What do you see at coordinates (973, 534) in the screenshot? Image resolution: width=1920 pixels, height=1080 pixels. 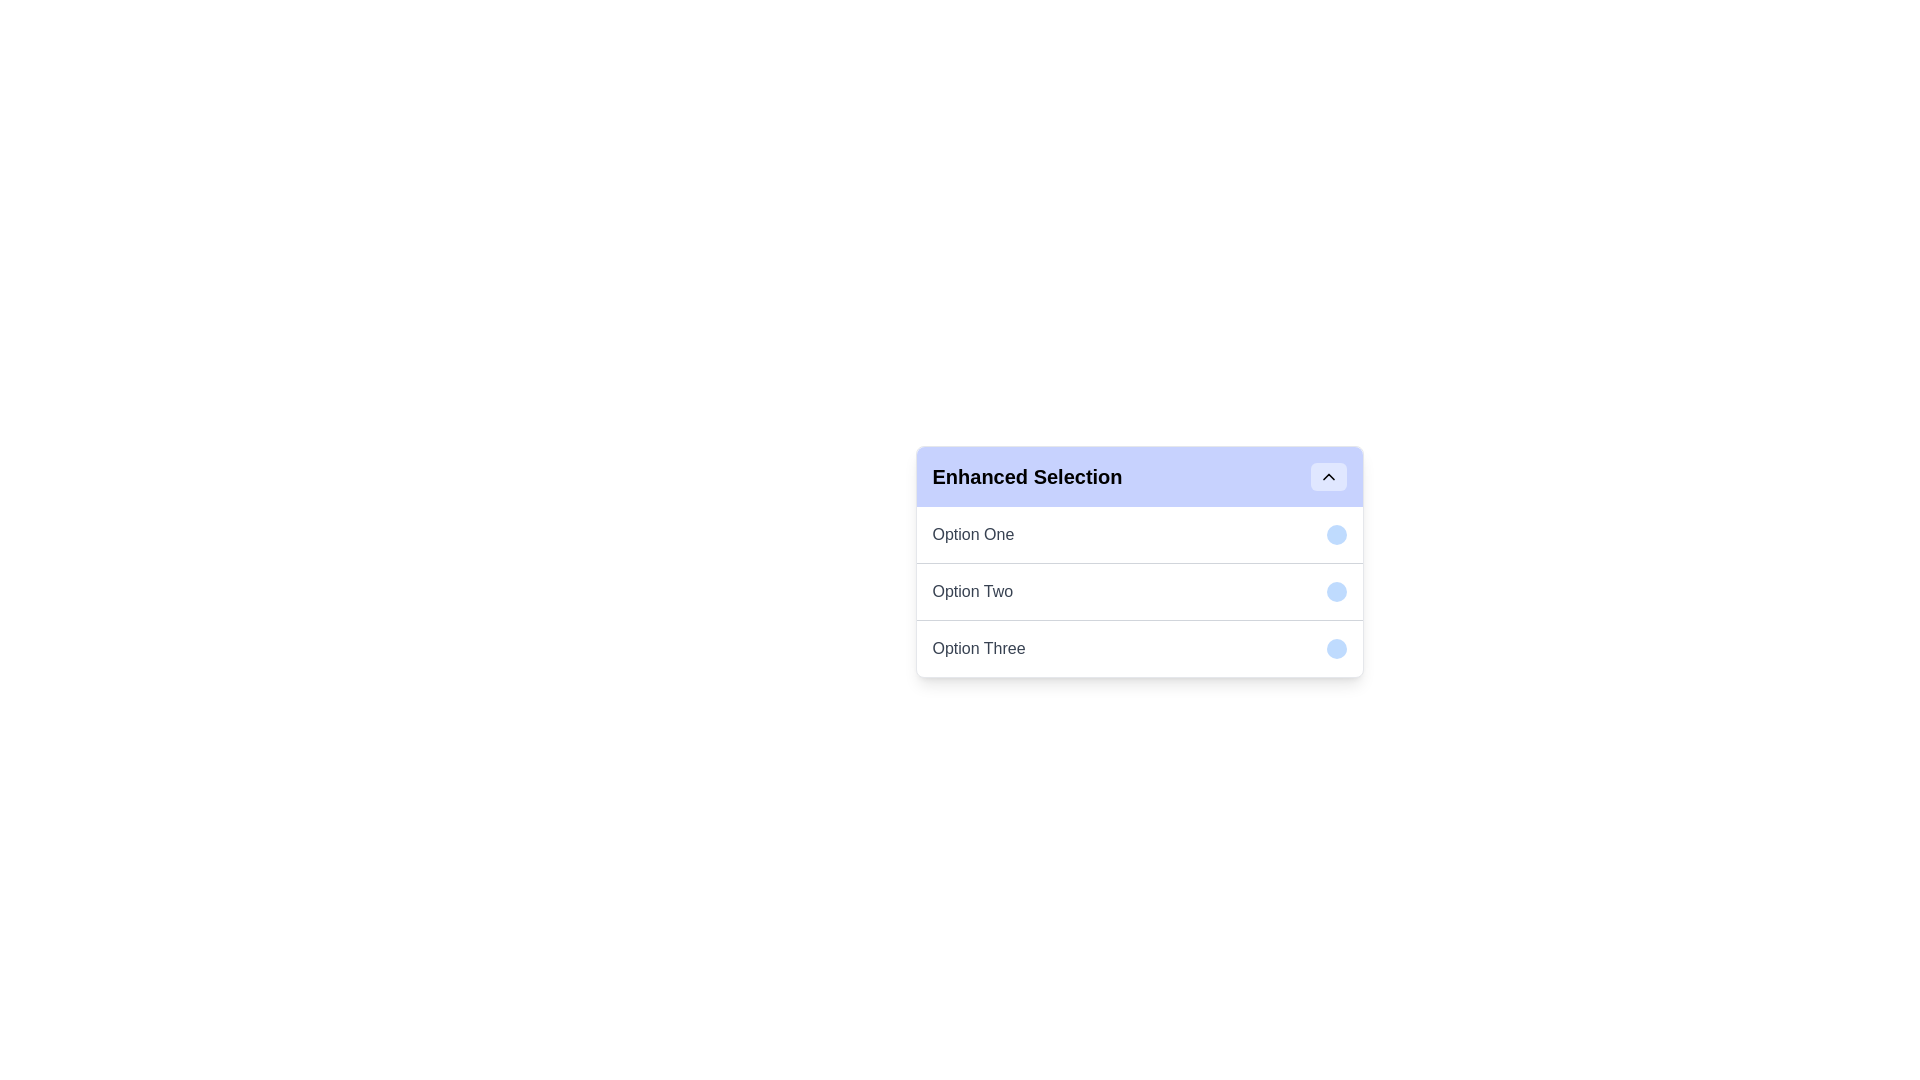 I see `the text label displaying 'Option One' in medium-gray font, located in the top-left section of the 'Enhanced Selection' list` at bounding box center [973, 534].